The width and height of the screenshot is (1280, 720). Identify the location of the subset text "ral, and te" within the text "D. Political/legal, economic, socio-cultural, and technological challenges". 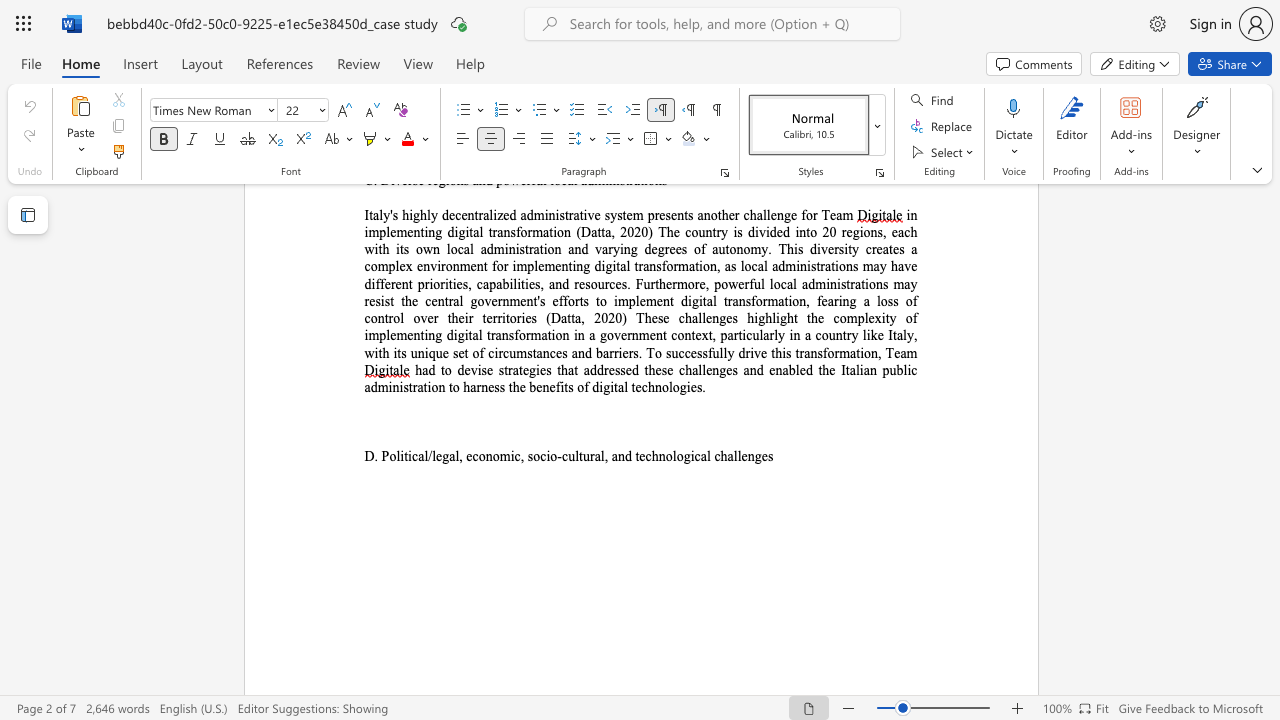
(588, 456).